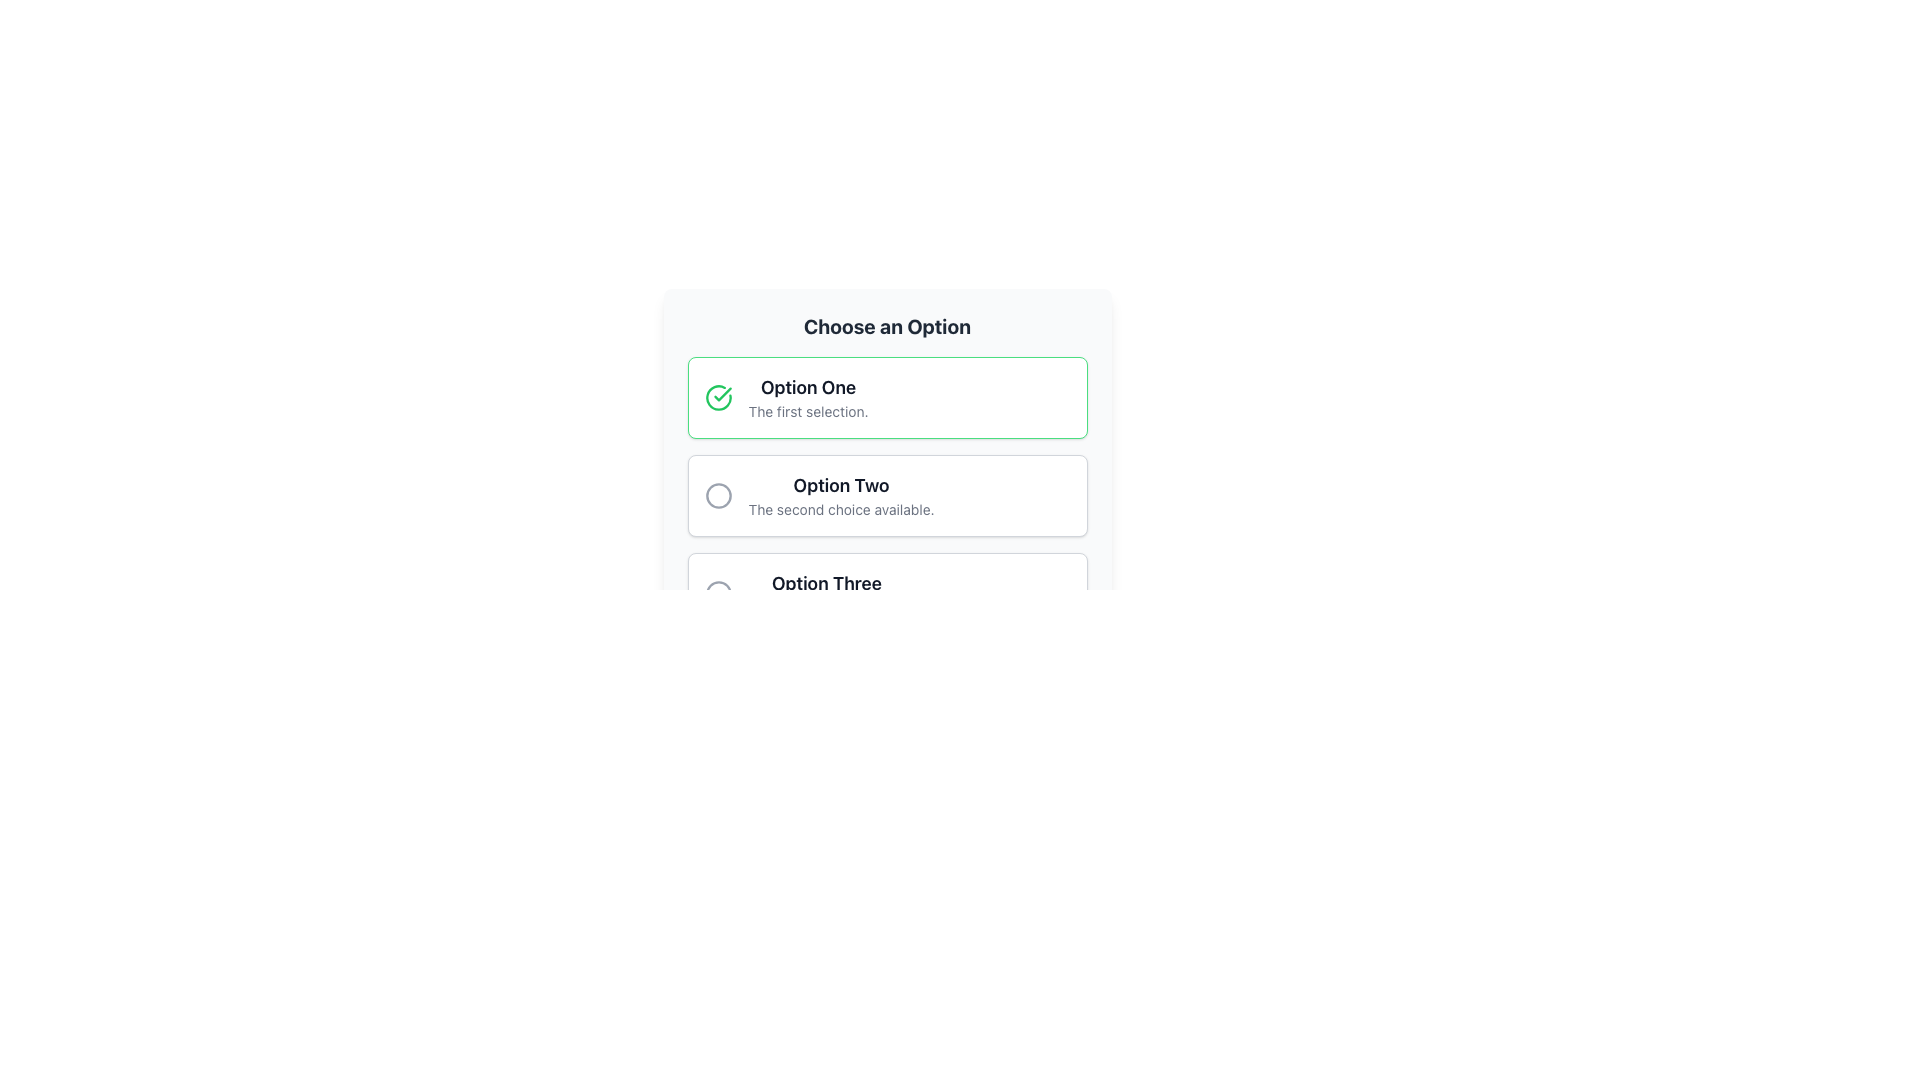 This screenshot has width=1920, height=1080. Describe the element at coordinates (808, 411) in the screenshot. I see `the descriptive helper text located below the 'Option One' heading in the first option of the list` at that location.